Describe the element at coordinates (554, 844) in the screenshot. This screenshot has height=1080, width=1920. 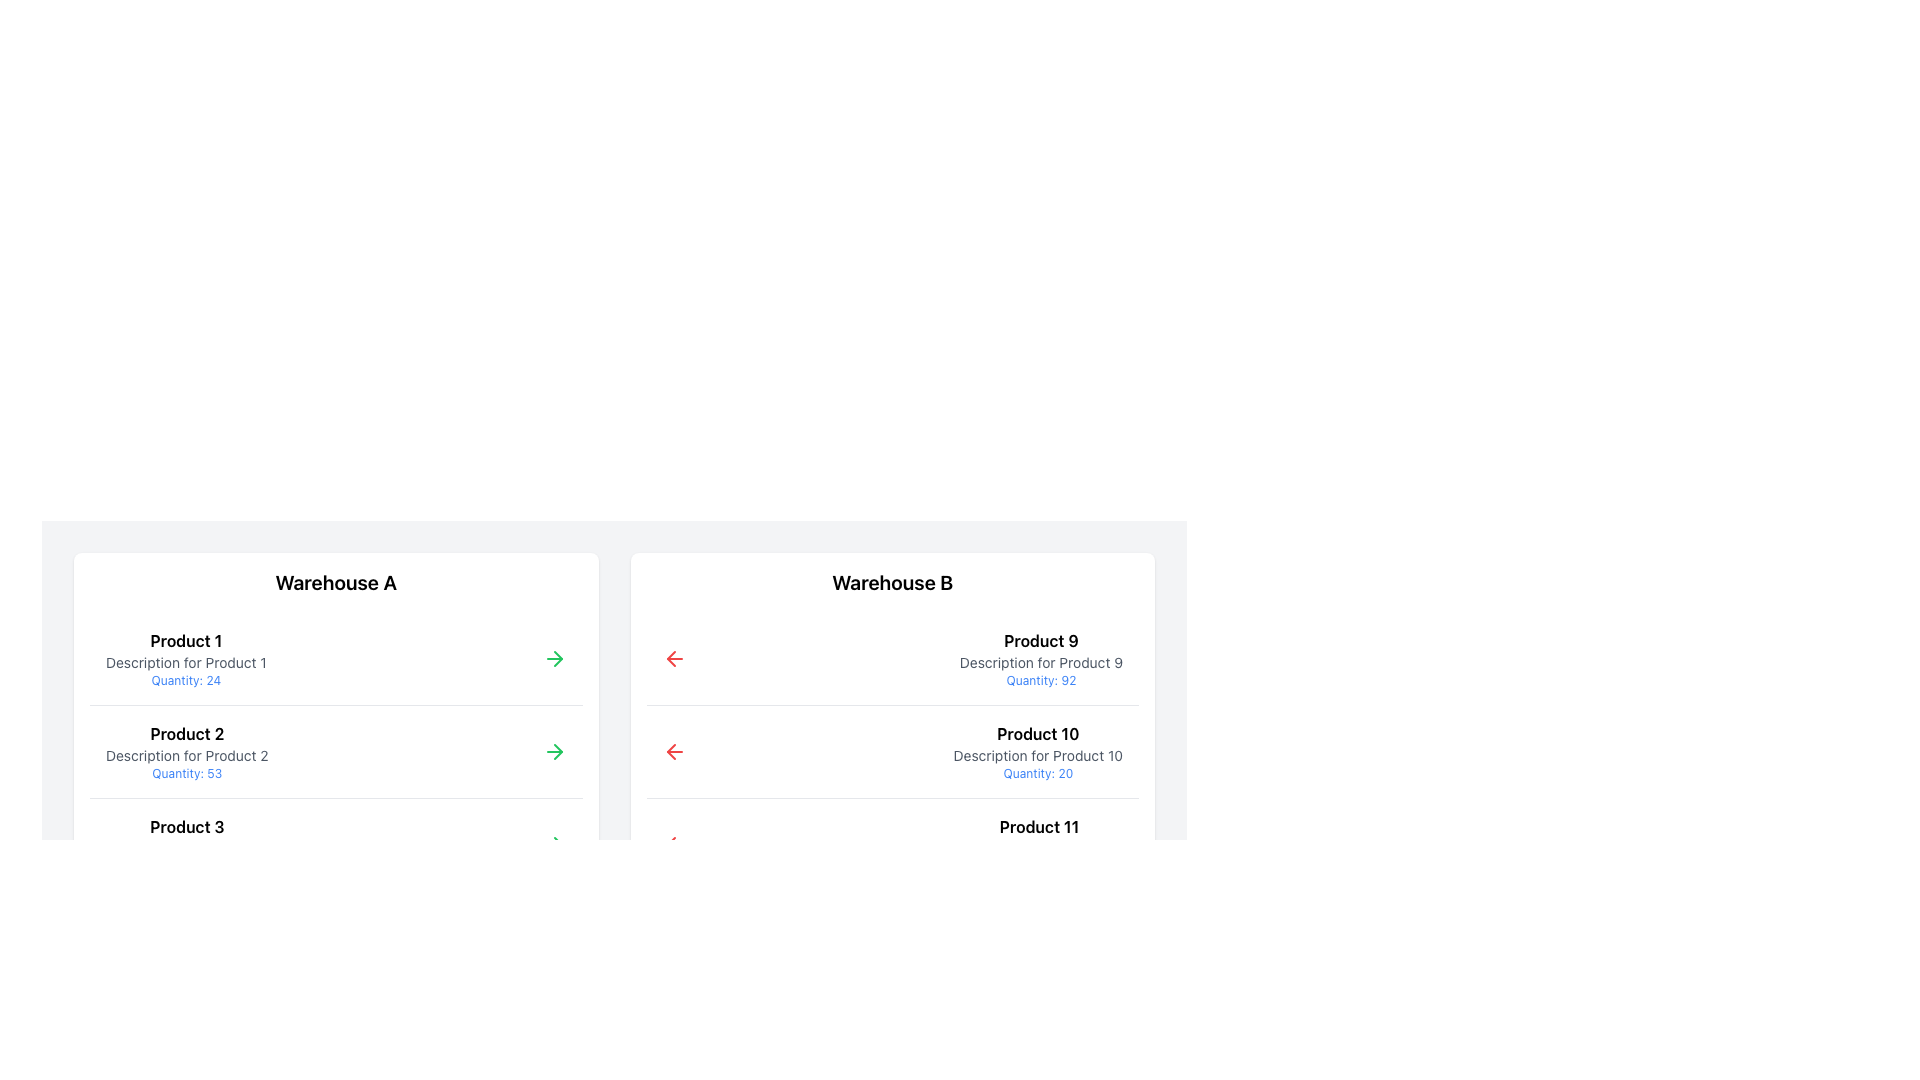
I see `the icon located in the 'Product 3' section, situated to the far right of the product details following 'Quantity: 16'` at that location.